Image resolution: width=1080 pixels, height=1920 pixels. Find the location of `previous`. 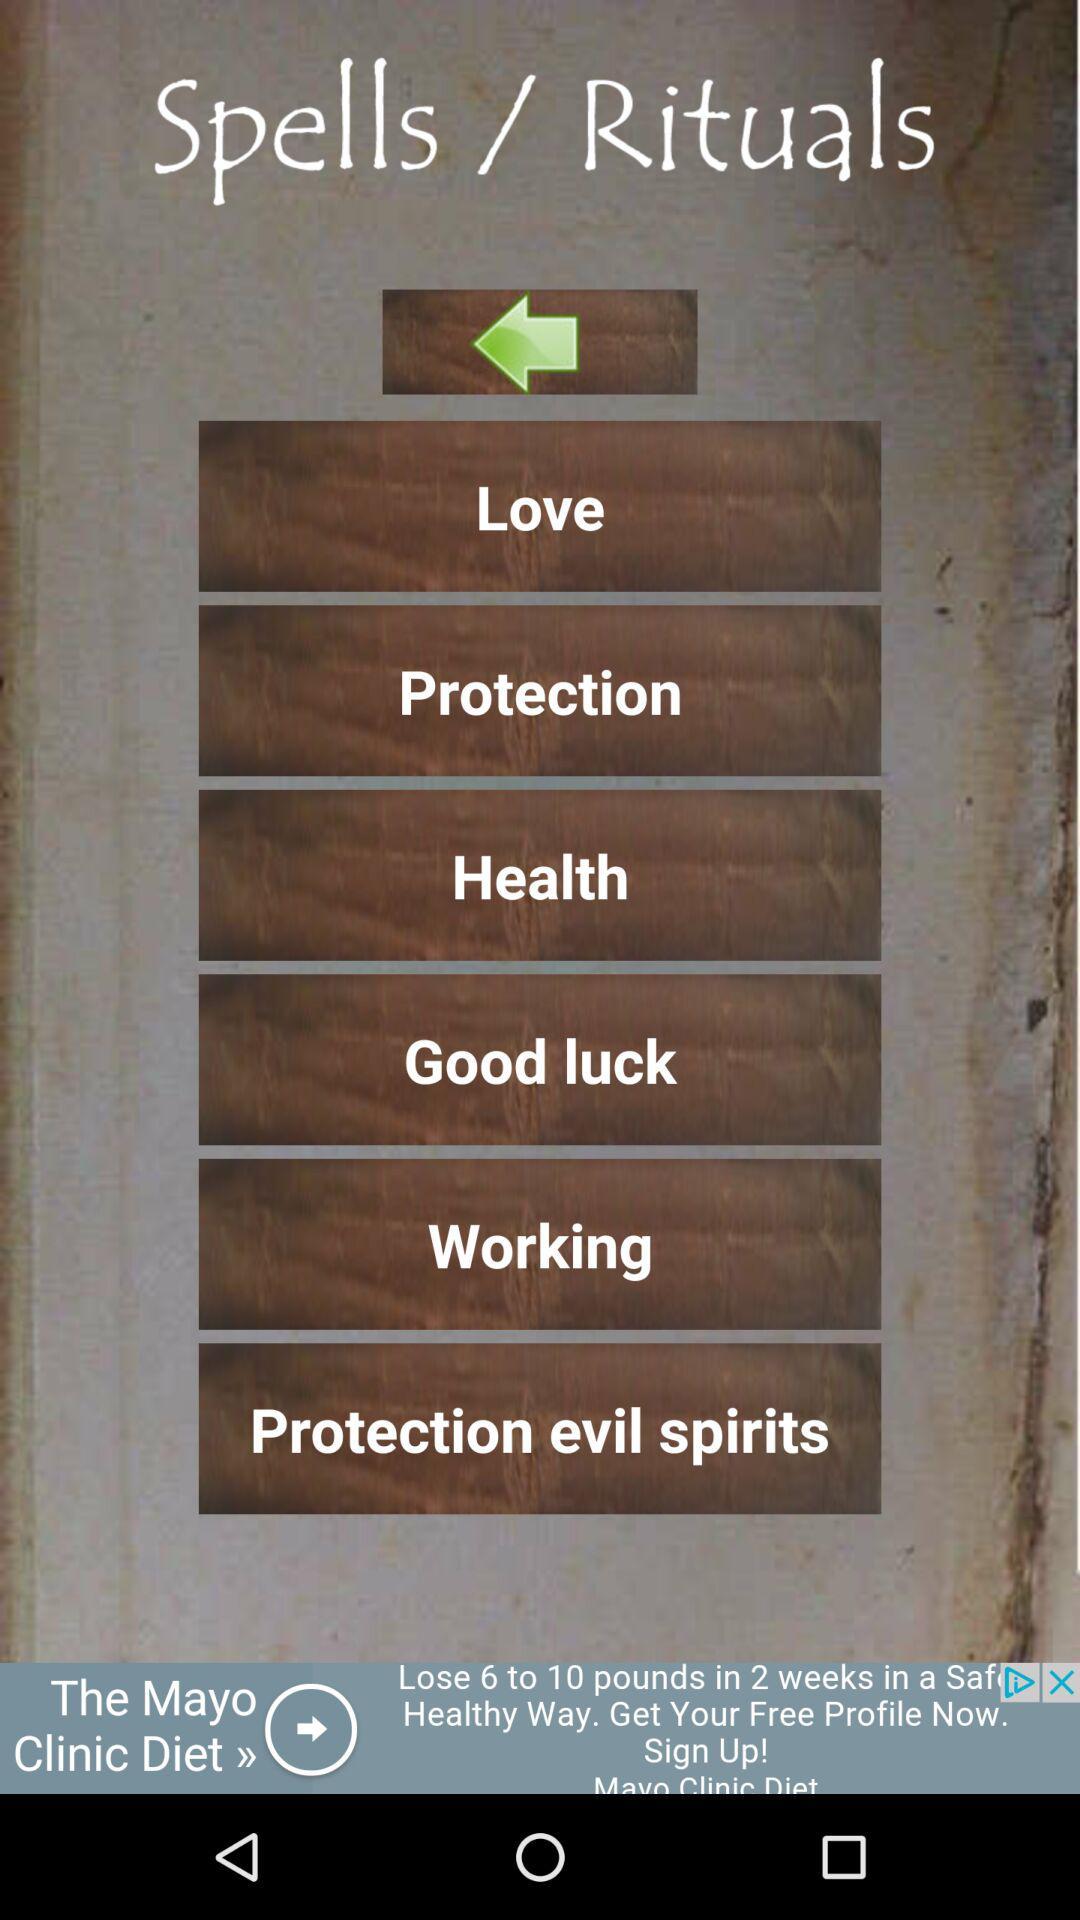

previous is located at coordinates (540, 341).